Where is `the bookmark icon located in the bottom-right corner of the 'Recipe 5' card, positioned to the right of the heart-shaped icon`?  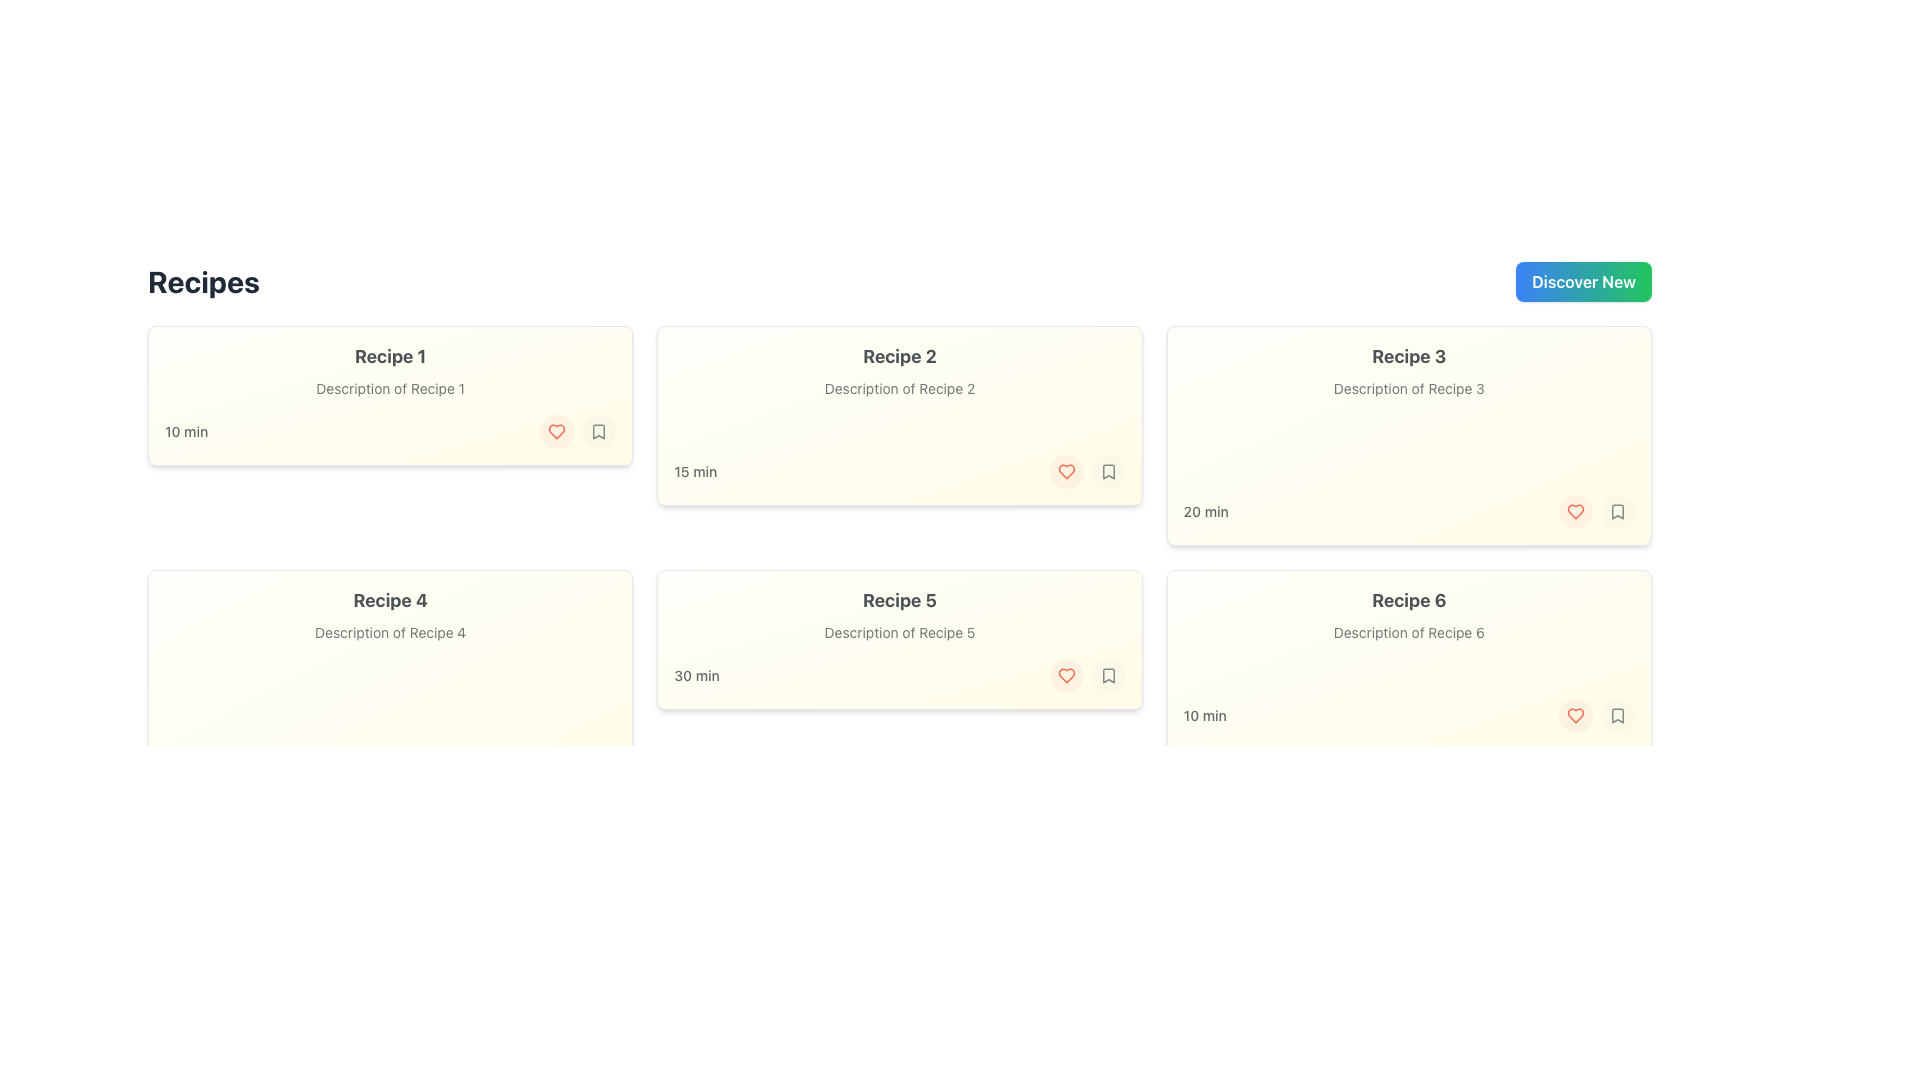
the bookmark icon located in the bottom-right corner of the 'Recipe 5' card, positioned to the right of the heart-shaped icon is located at coordinates (1107, 675).